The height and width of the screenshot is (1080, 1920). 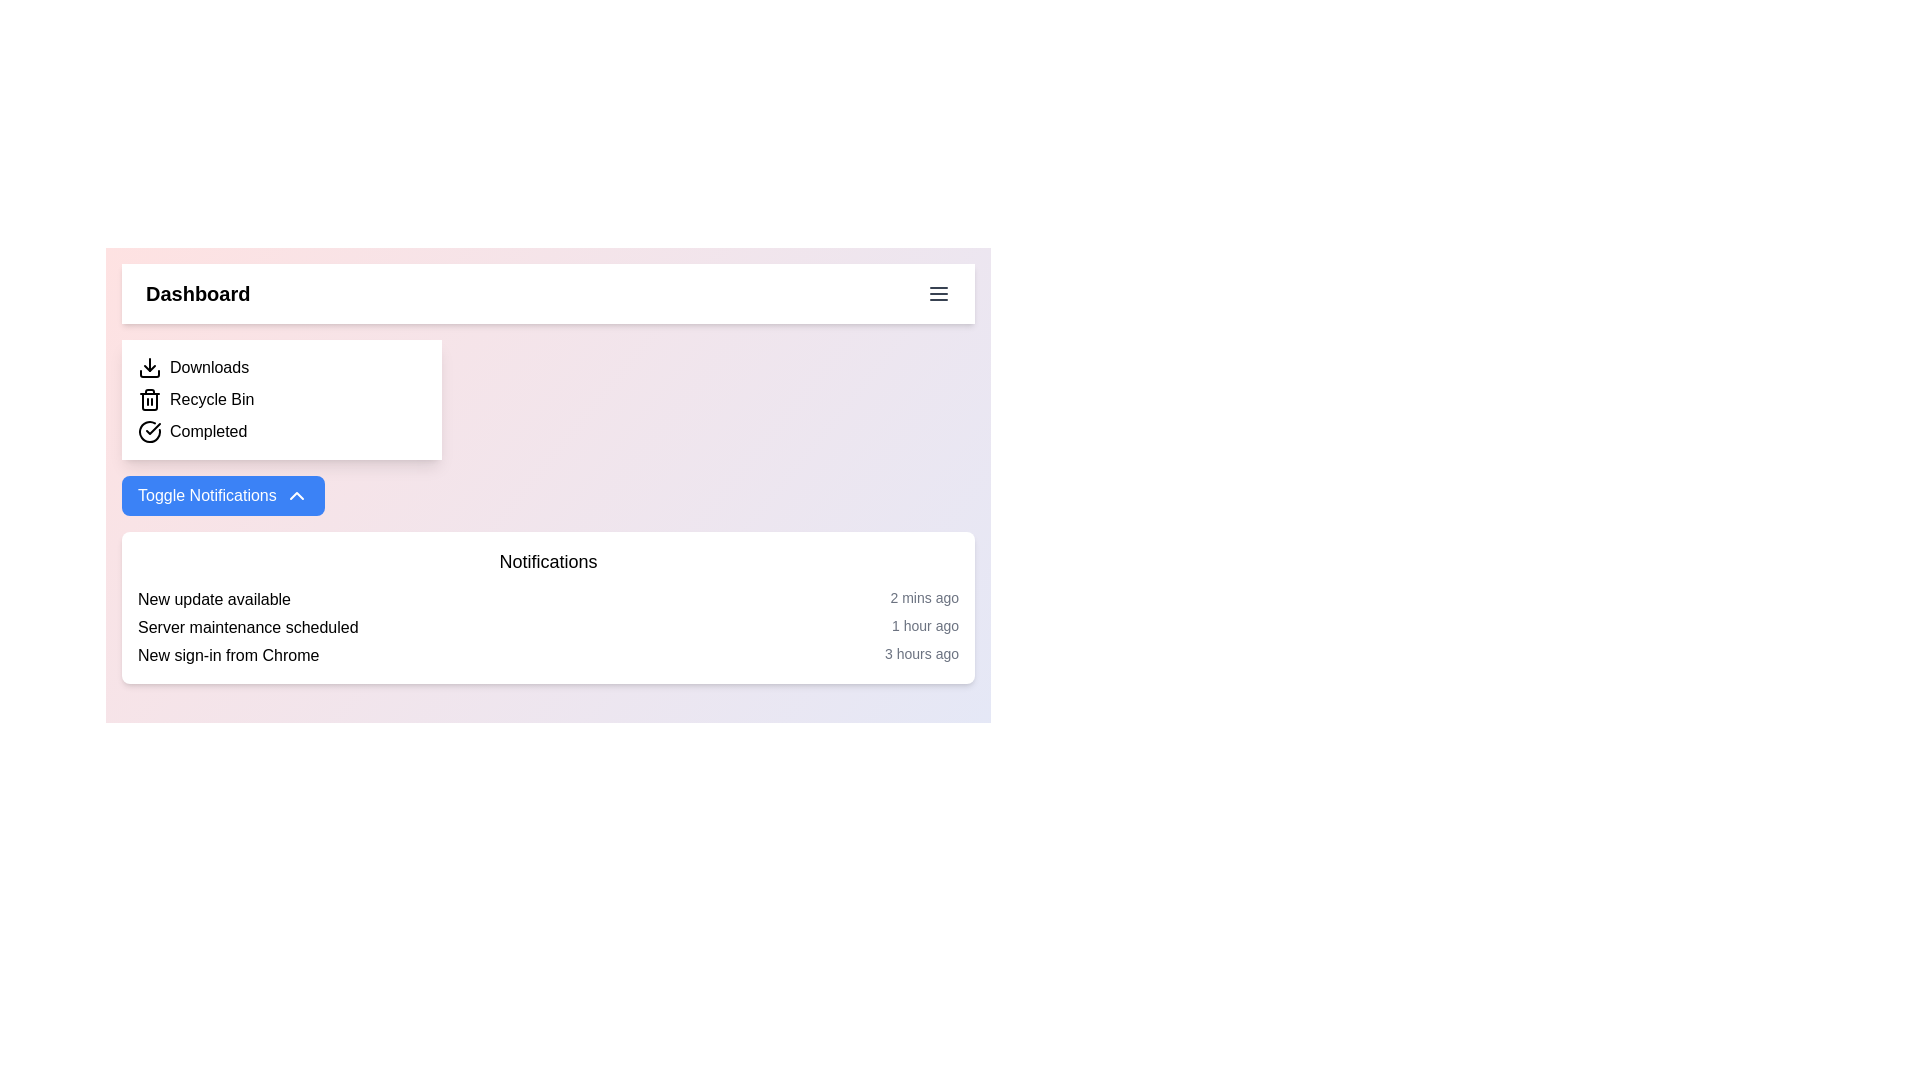 What do you see at coordinates (938, 293) in the screenshot?
I see `the menu toggle button located at the top-right corner of the header bar` at bounding box center [938, 293].